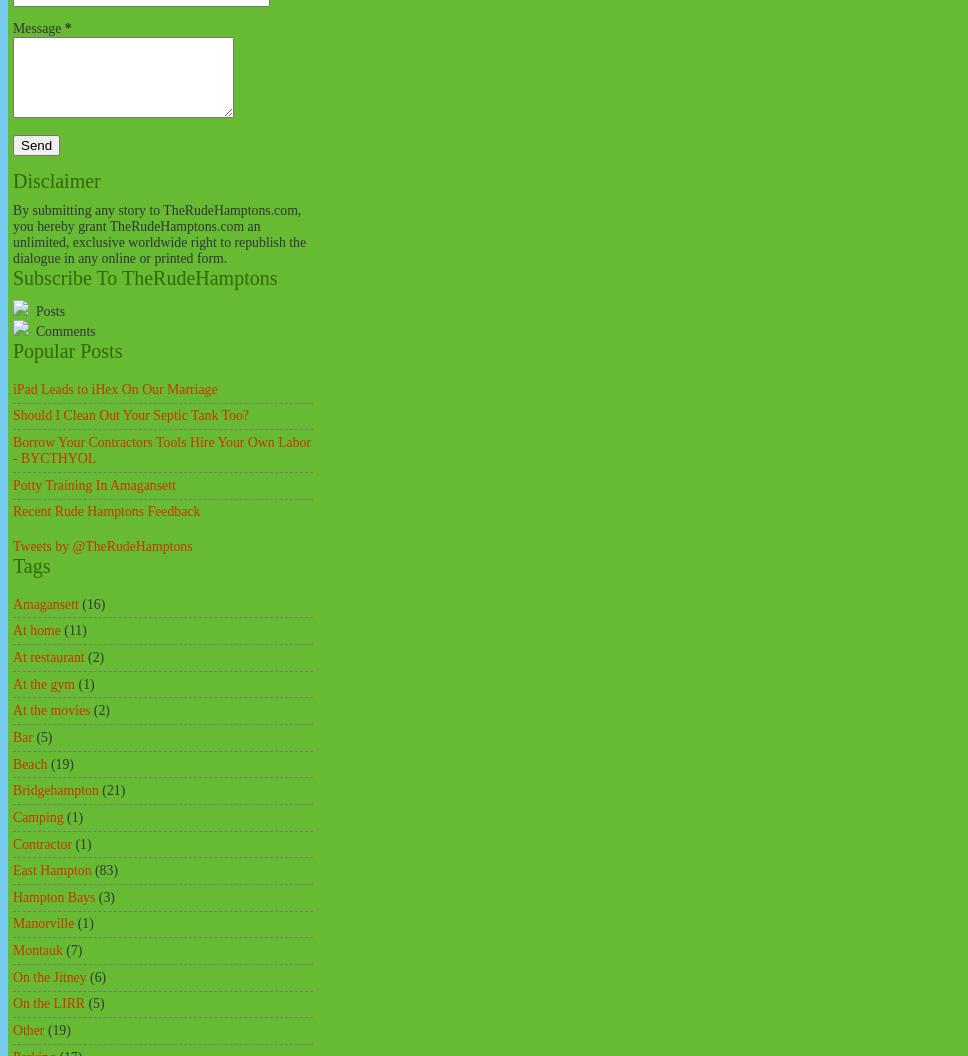 This screenshot has height=1056, width=968. Describe the element at coordinates (22, 735) in the screenshot. I see `'Bar'` at that location.